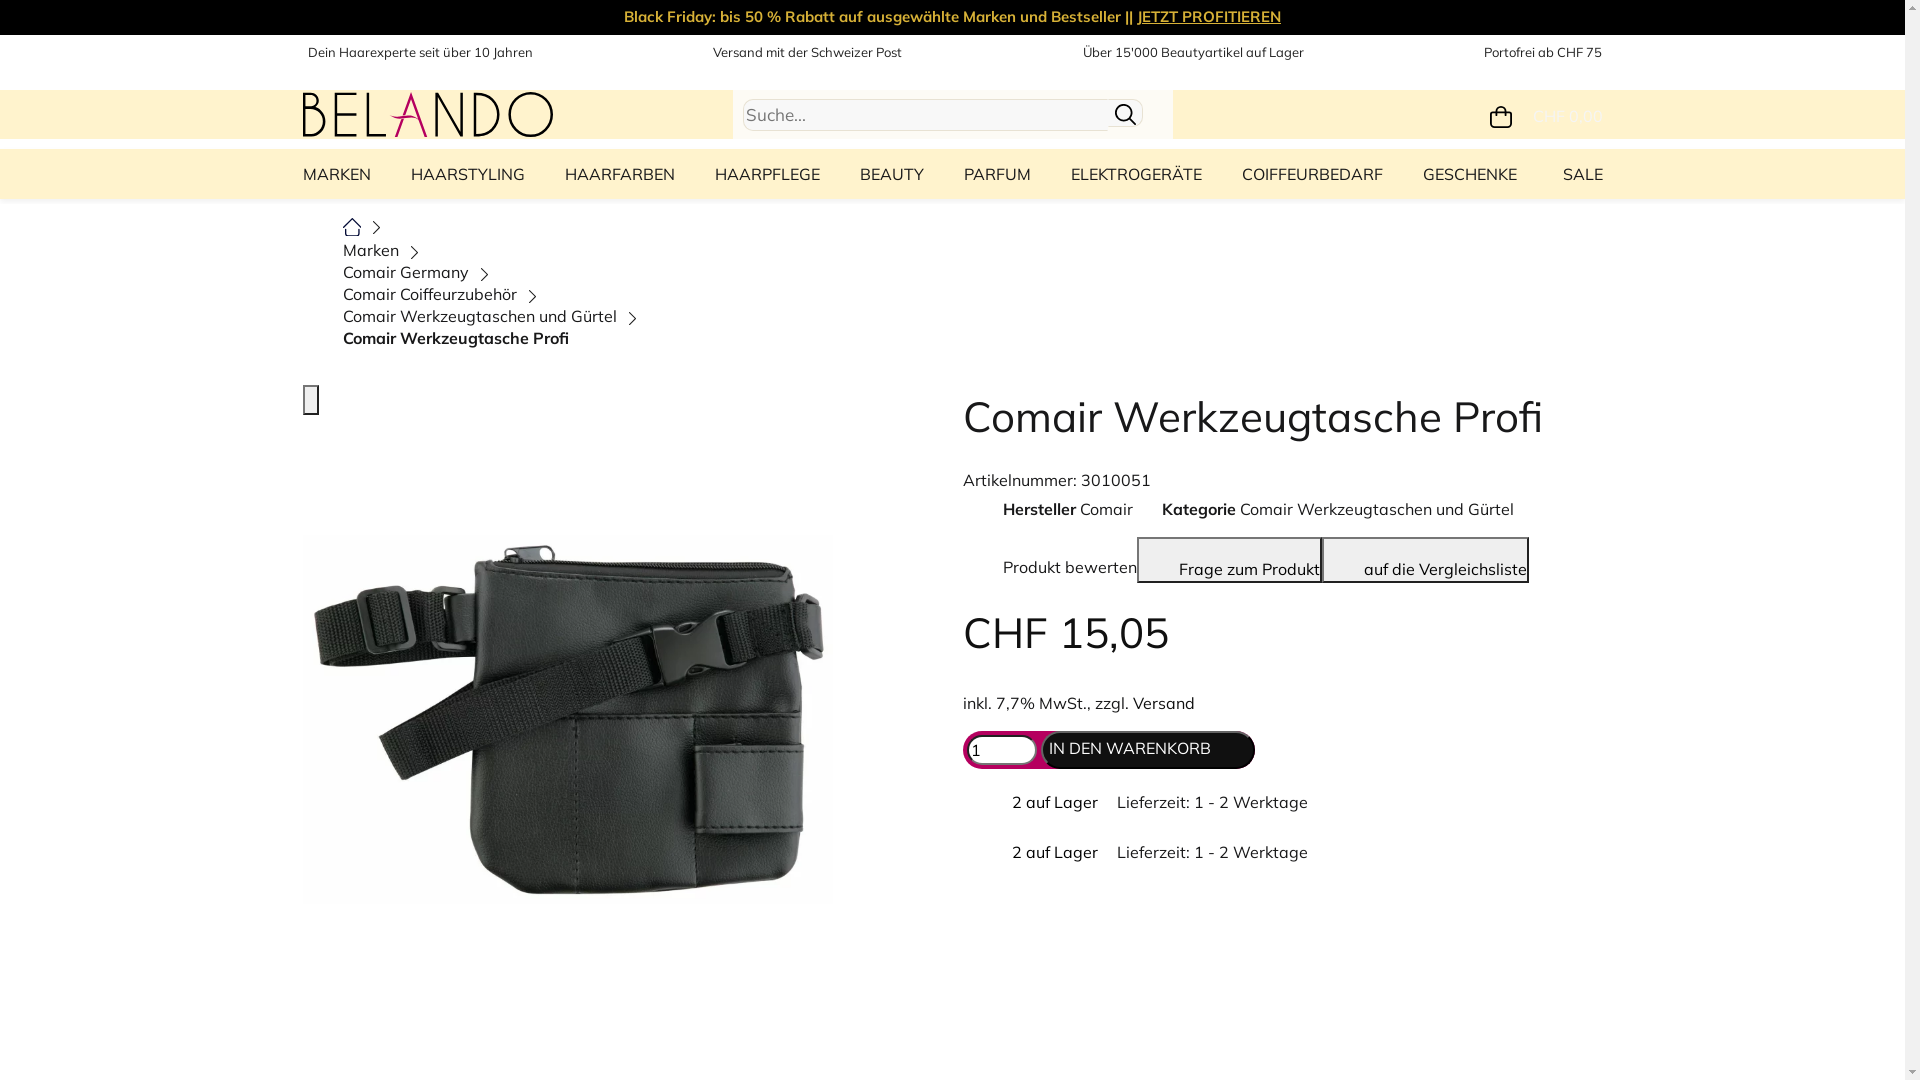 The width and height of the screenshot is (1920, 1080). What do you see at coordinates (341, 272) in the screenshot?
I see `'Comair Germany'` at bounding box center [341, 272].